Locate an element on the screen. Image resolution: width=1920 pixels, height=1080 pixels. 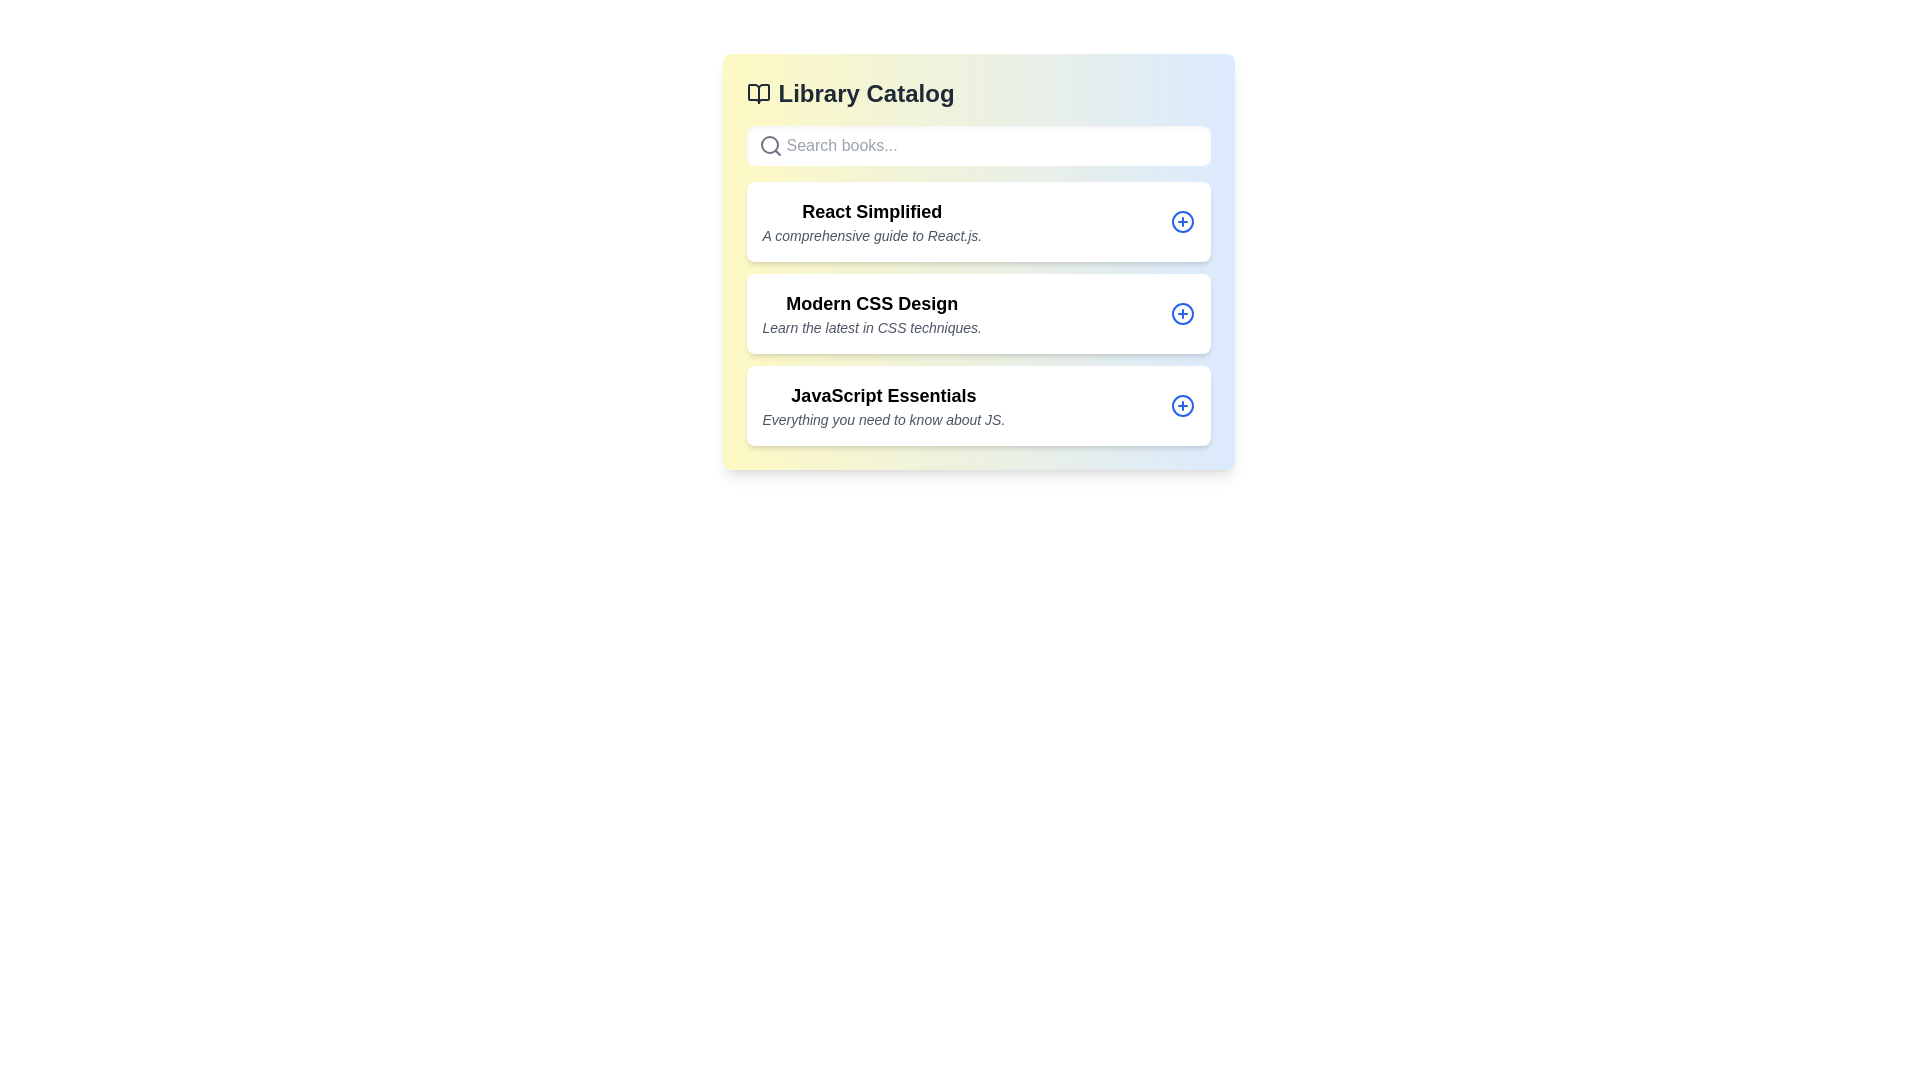
the book entry corresponding to the title React Simplified to view its details is located at coordinates (978, 222).